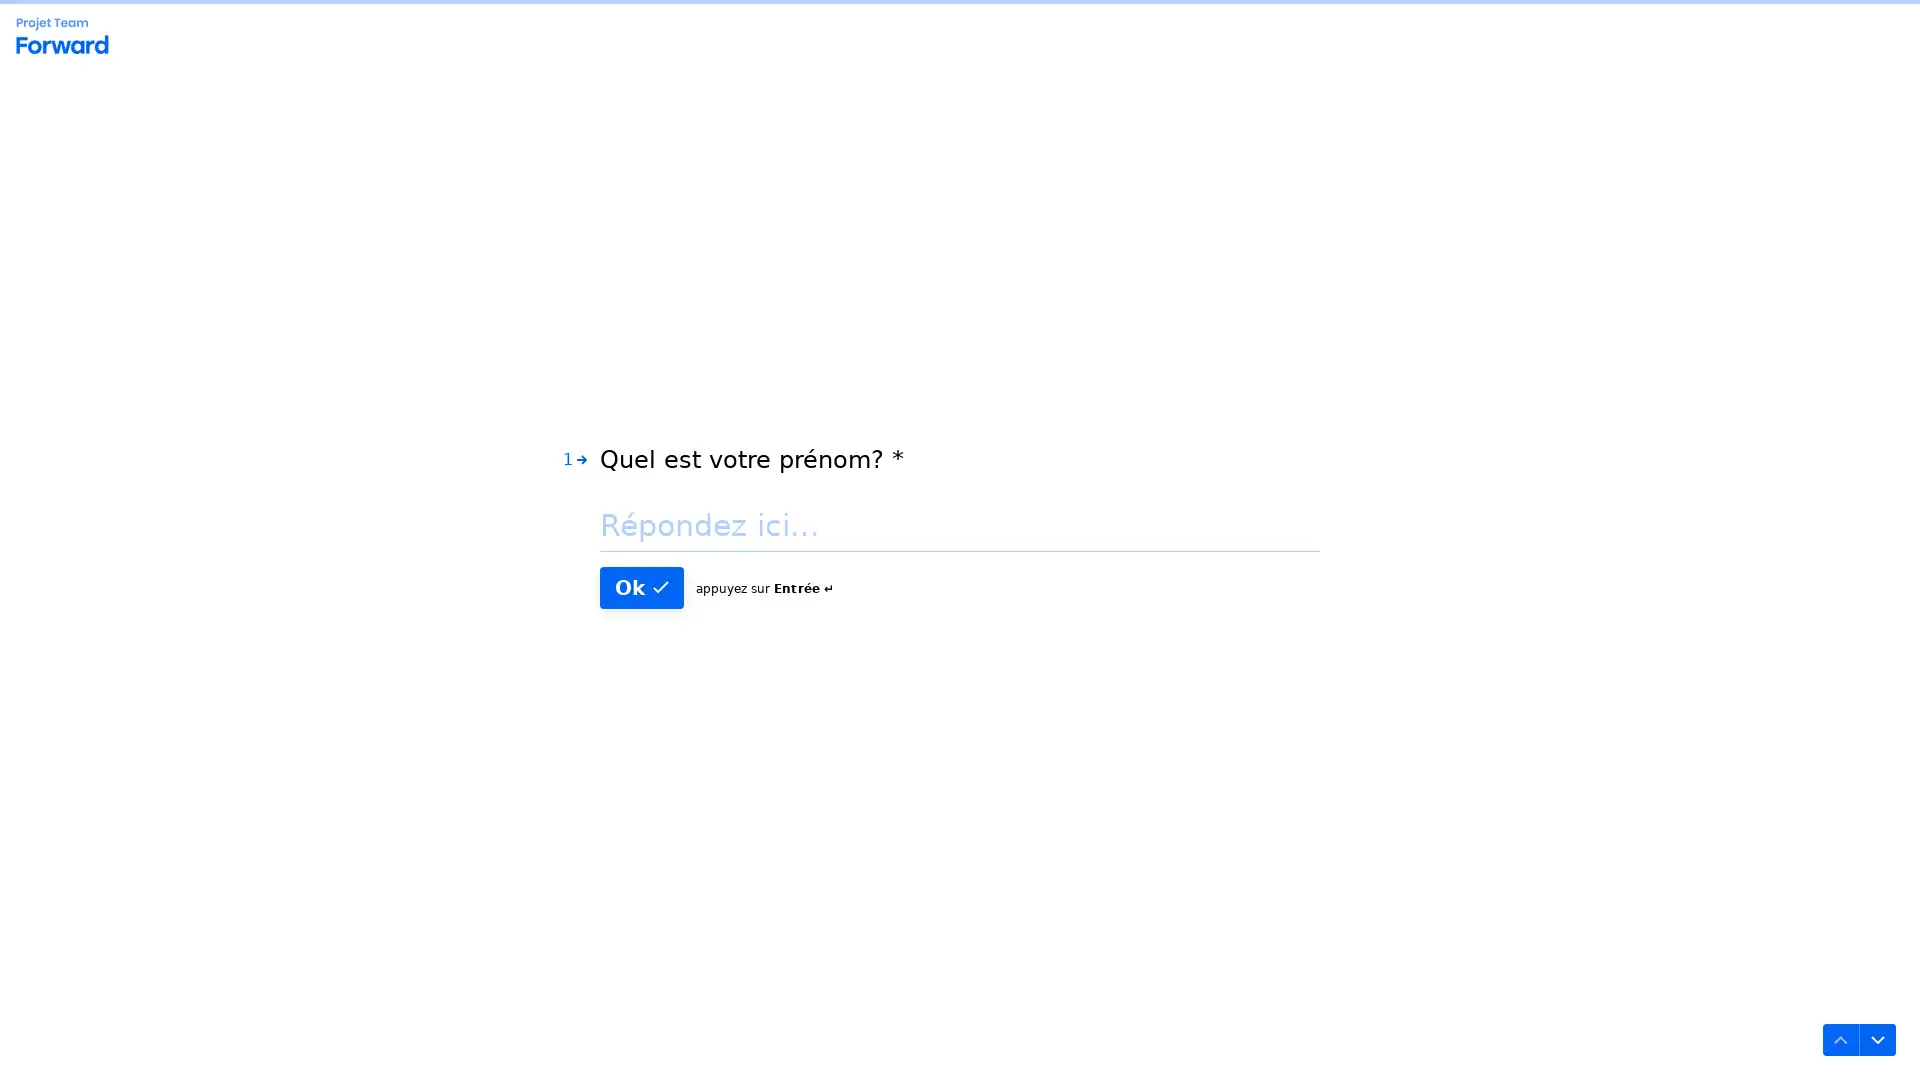 The width and height of the screenshot is (1920, 1080). I want to click on Ok, so click(642, 585).